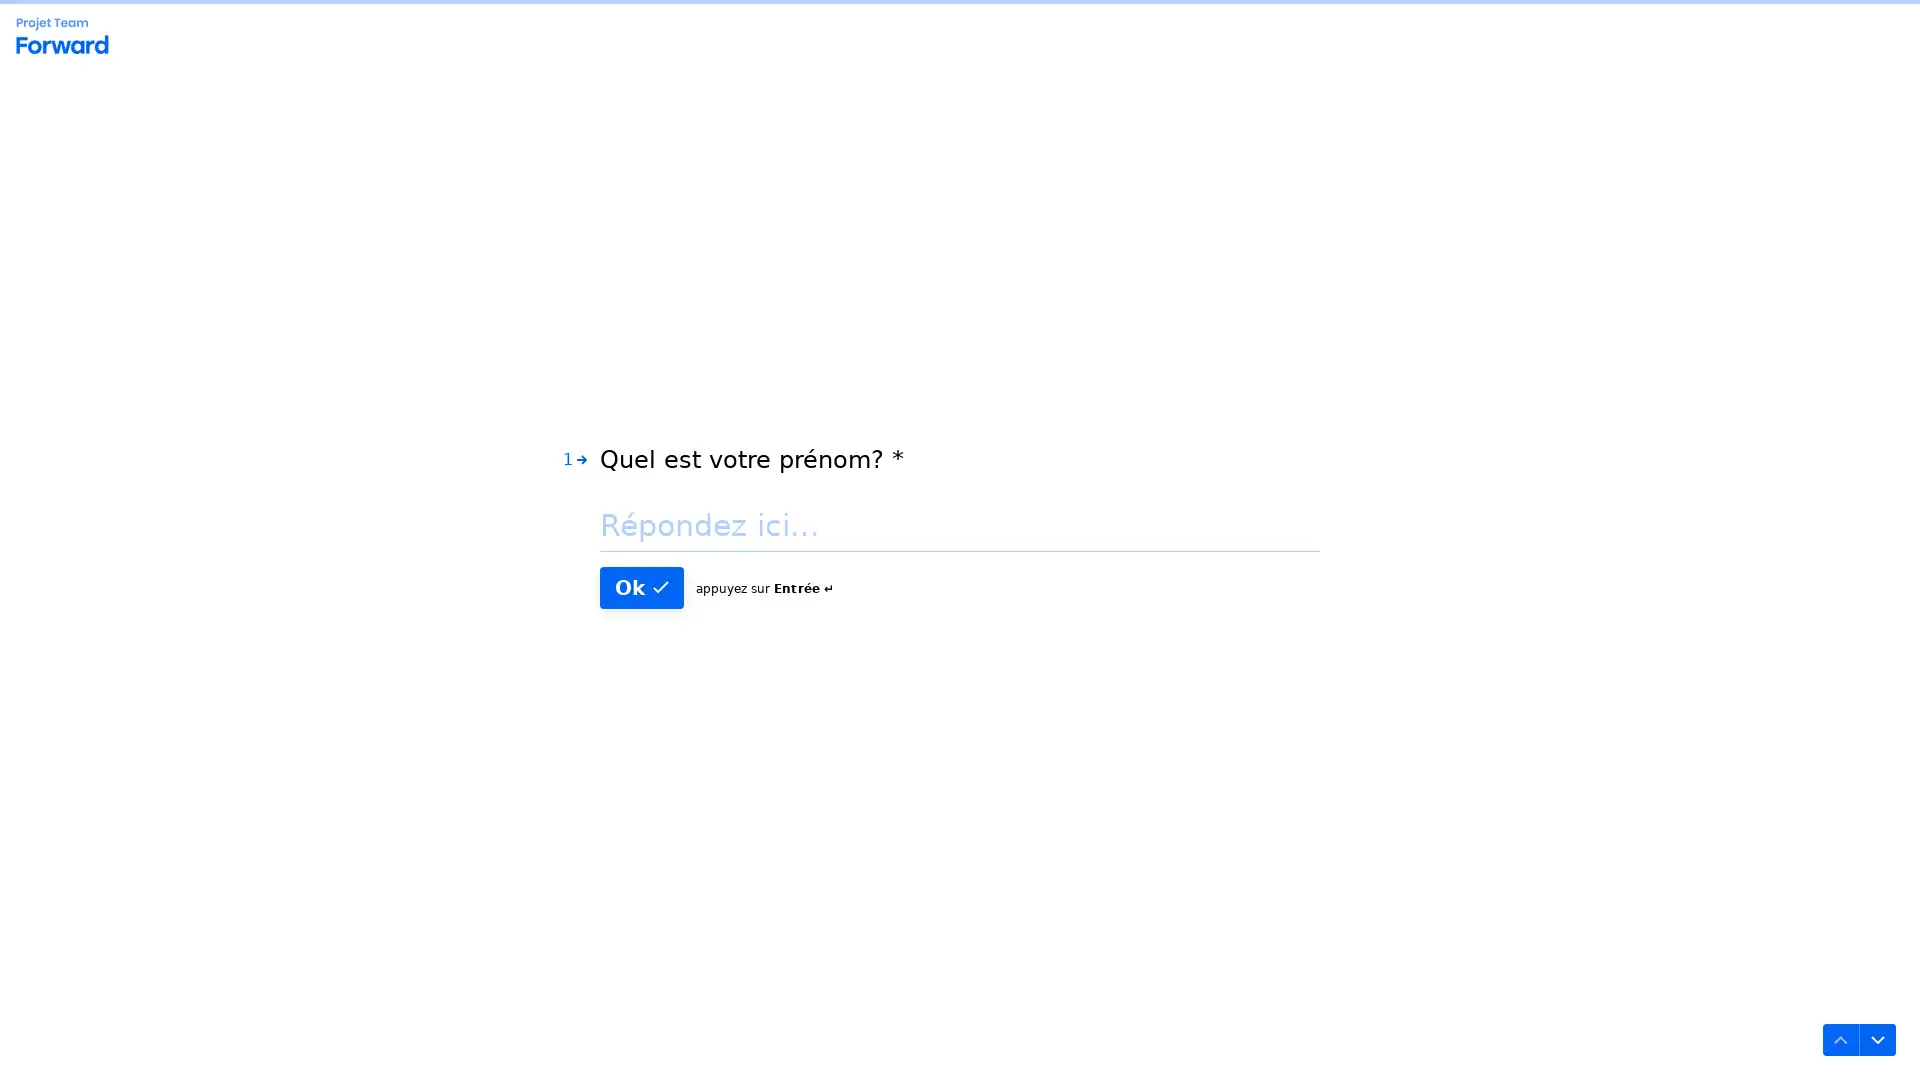 The width and height of the screenshot is (1920, 1080). I want to click on Ok, so click(642, 585).